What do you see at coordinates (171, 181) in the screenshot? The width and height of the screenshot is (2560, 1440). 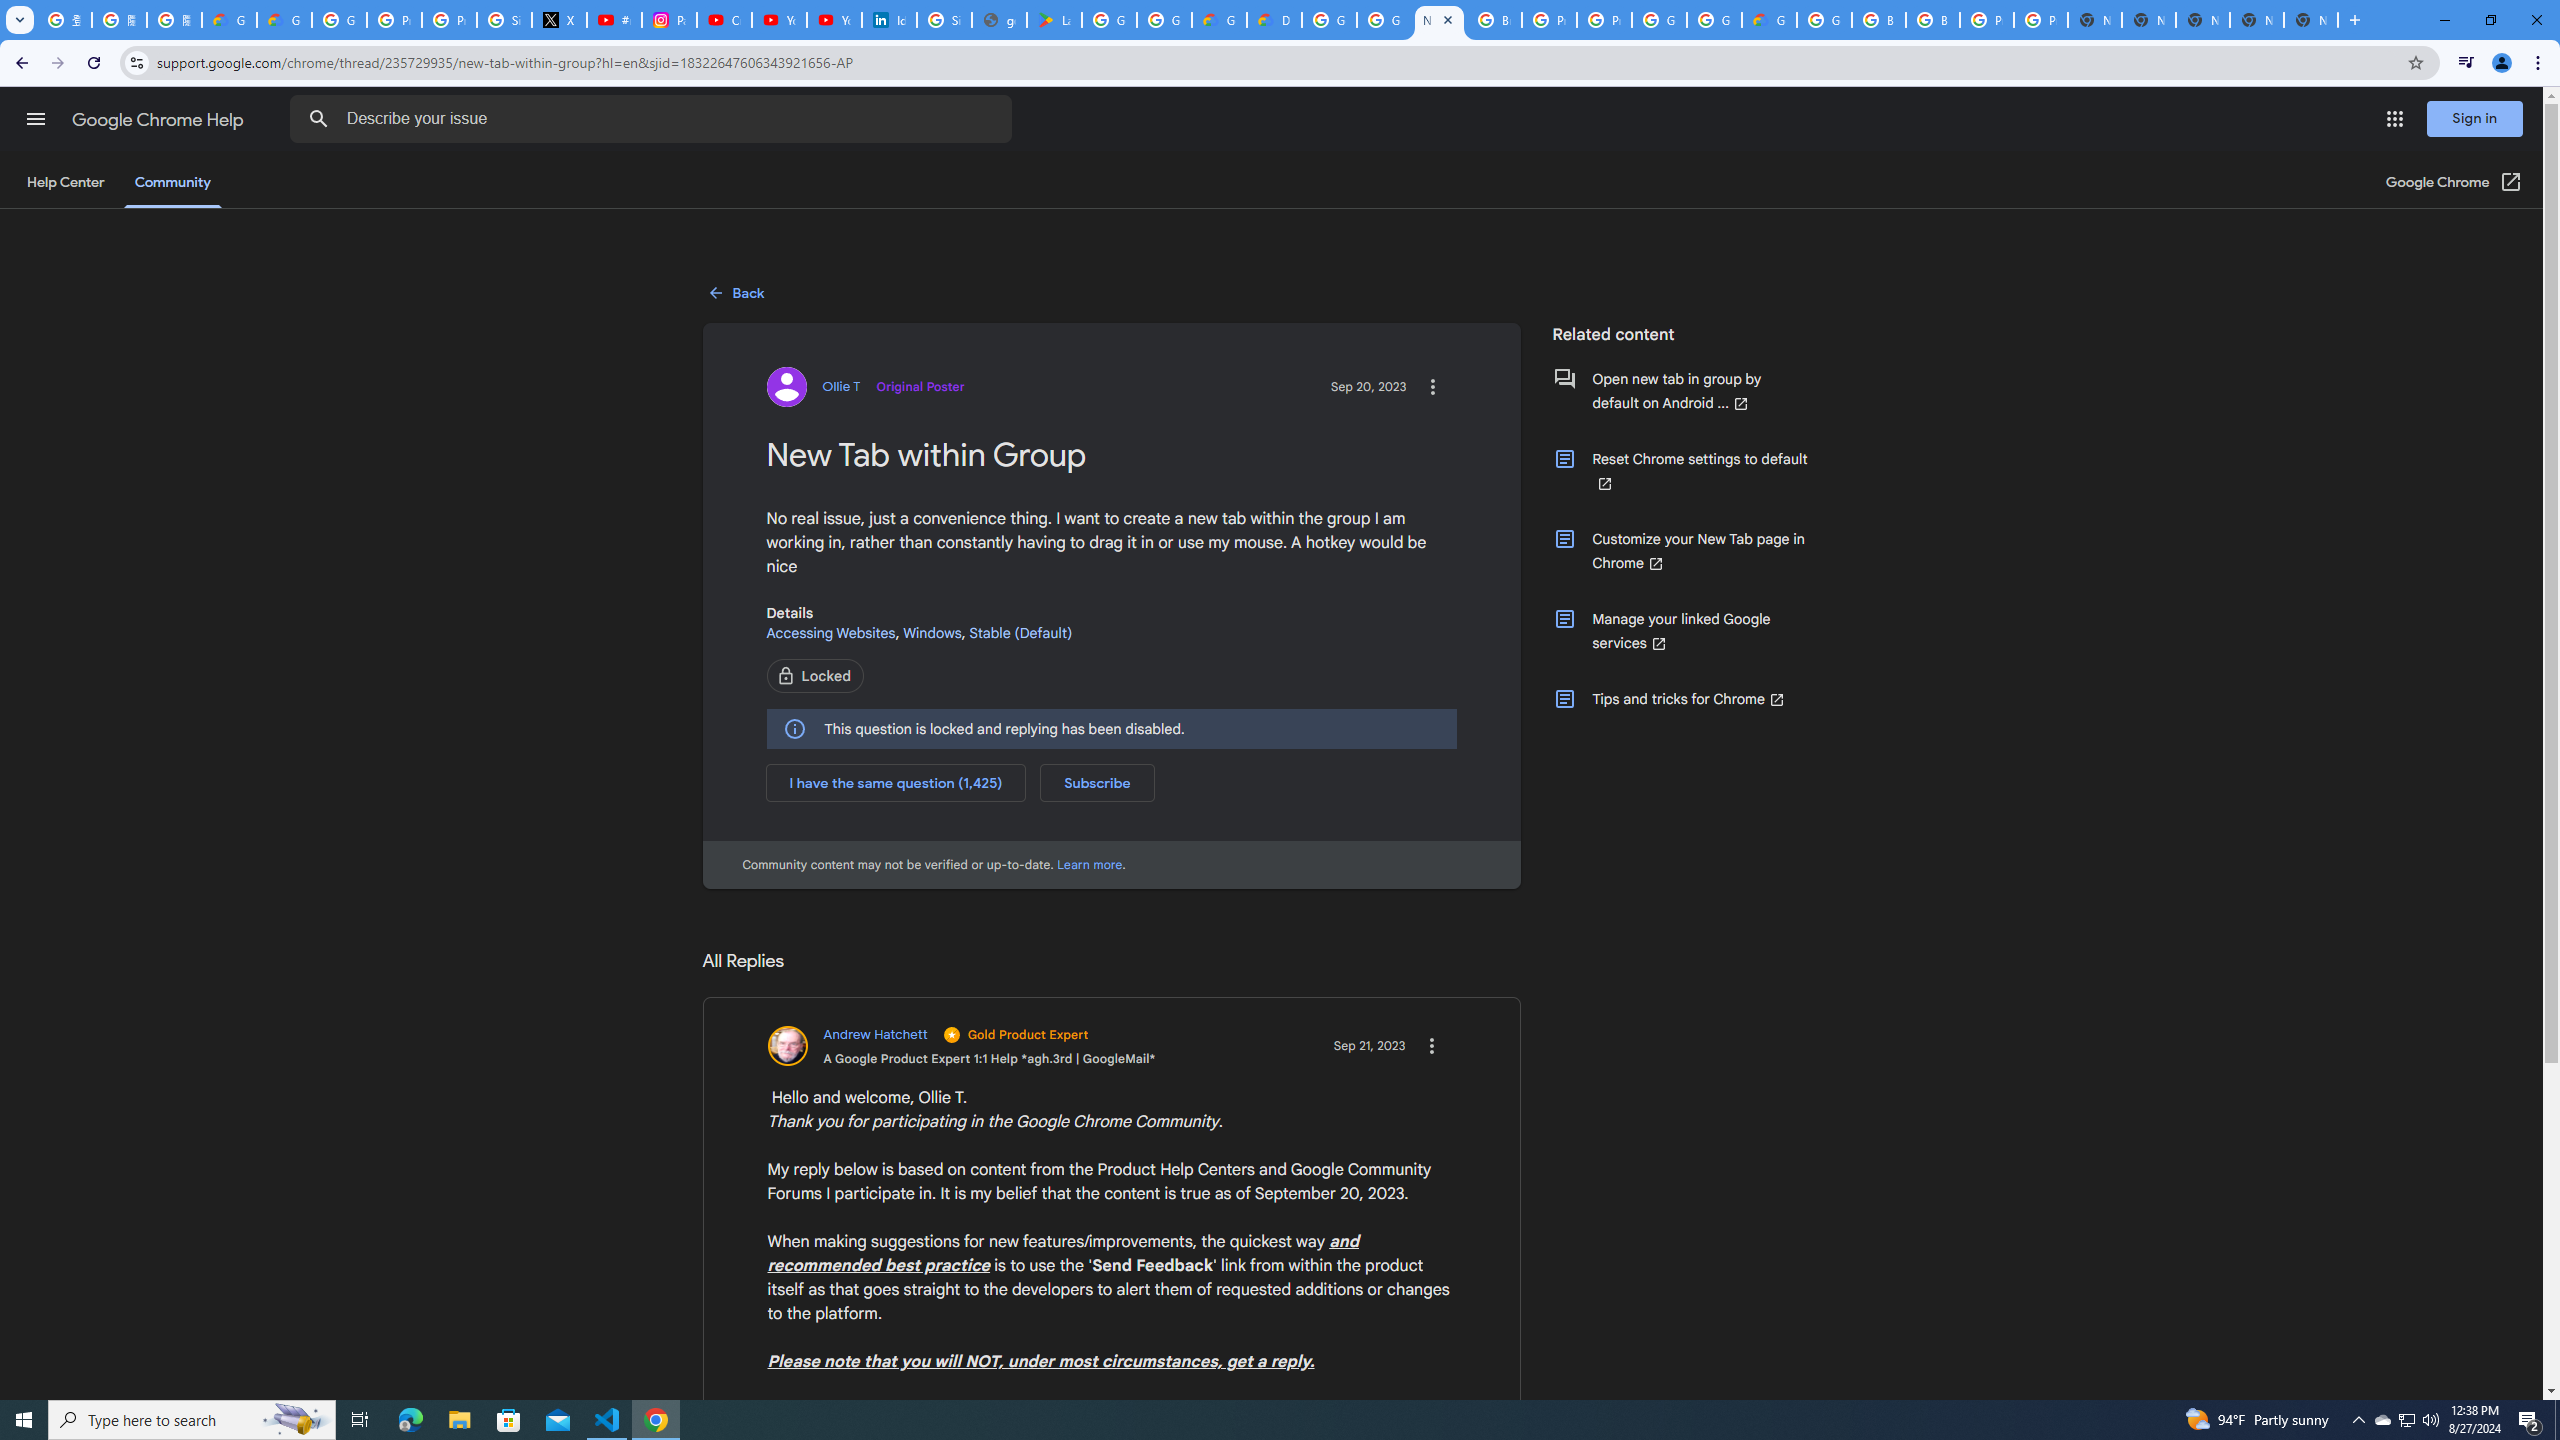 I see `'Community'` at bounding box center [171, 181].